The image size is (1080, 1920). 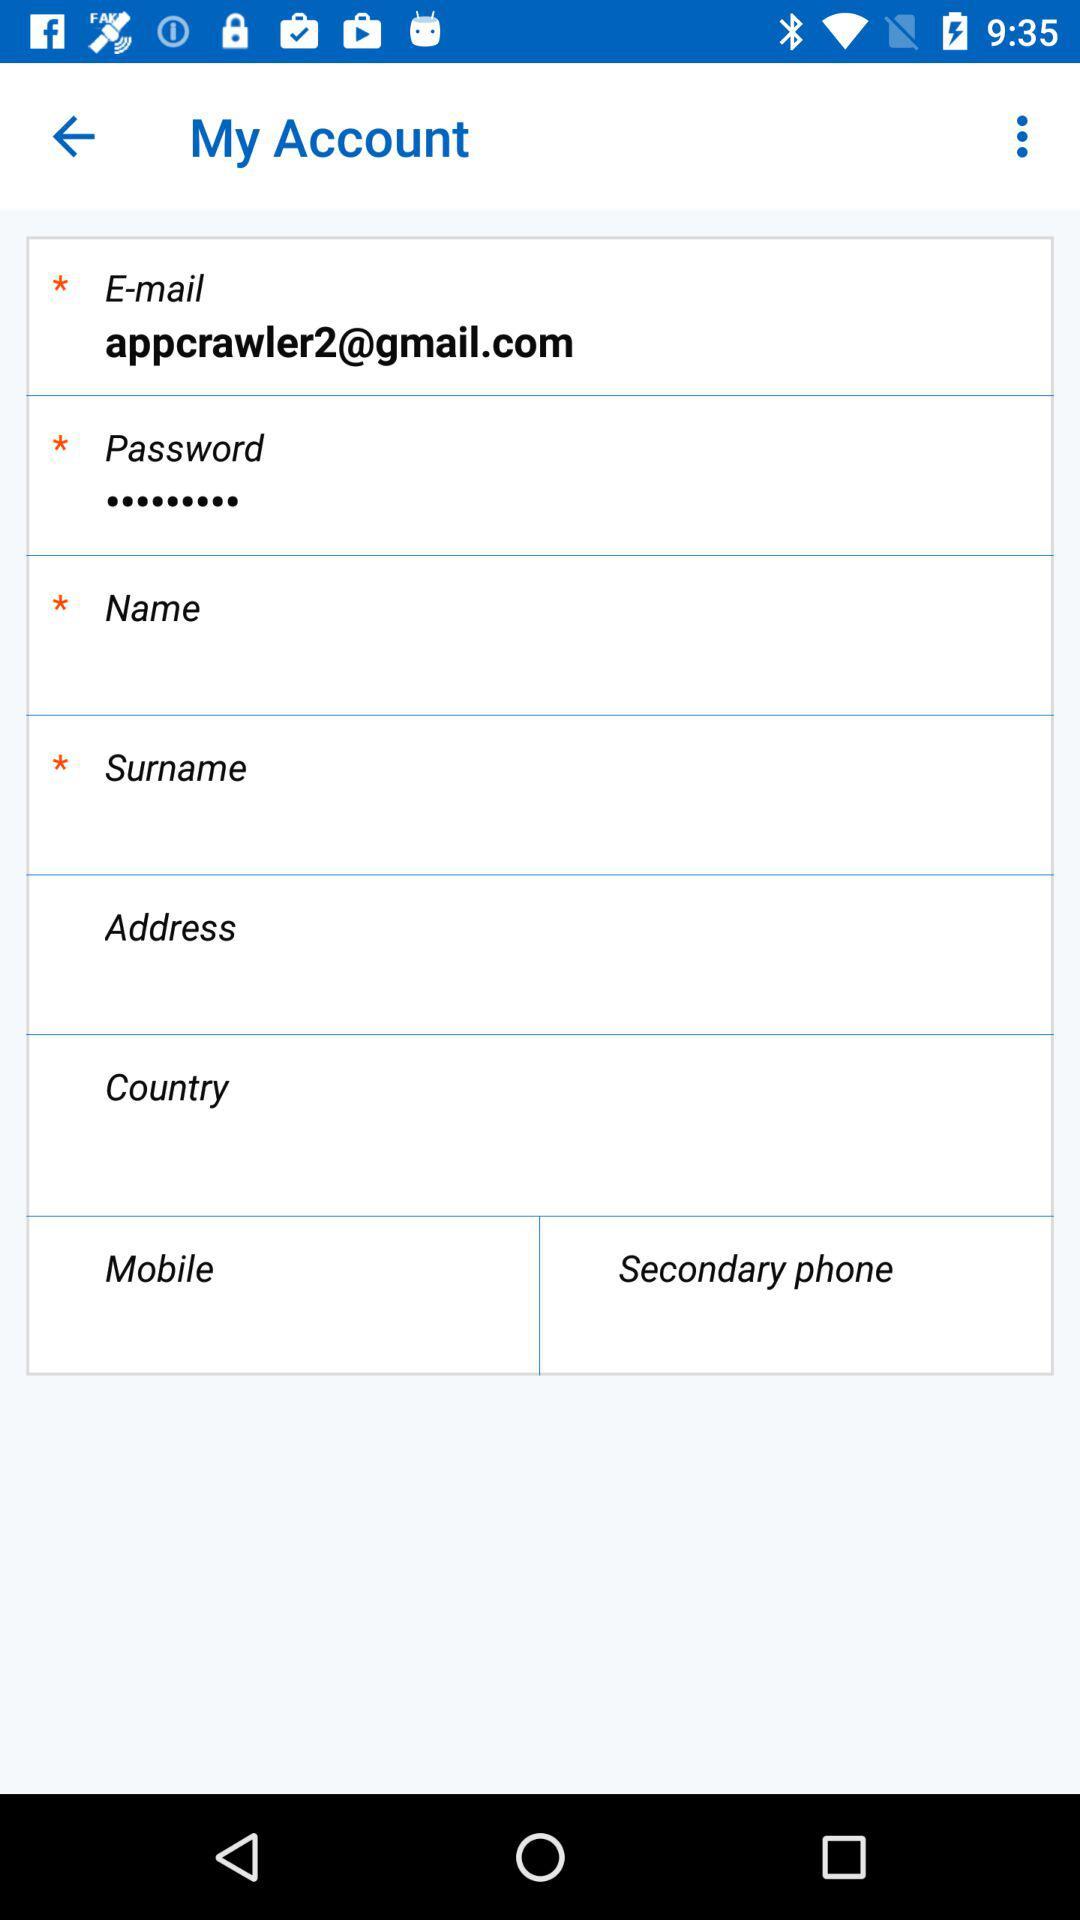 I want to click on give you access to type surname, so click(x=540, y=819).